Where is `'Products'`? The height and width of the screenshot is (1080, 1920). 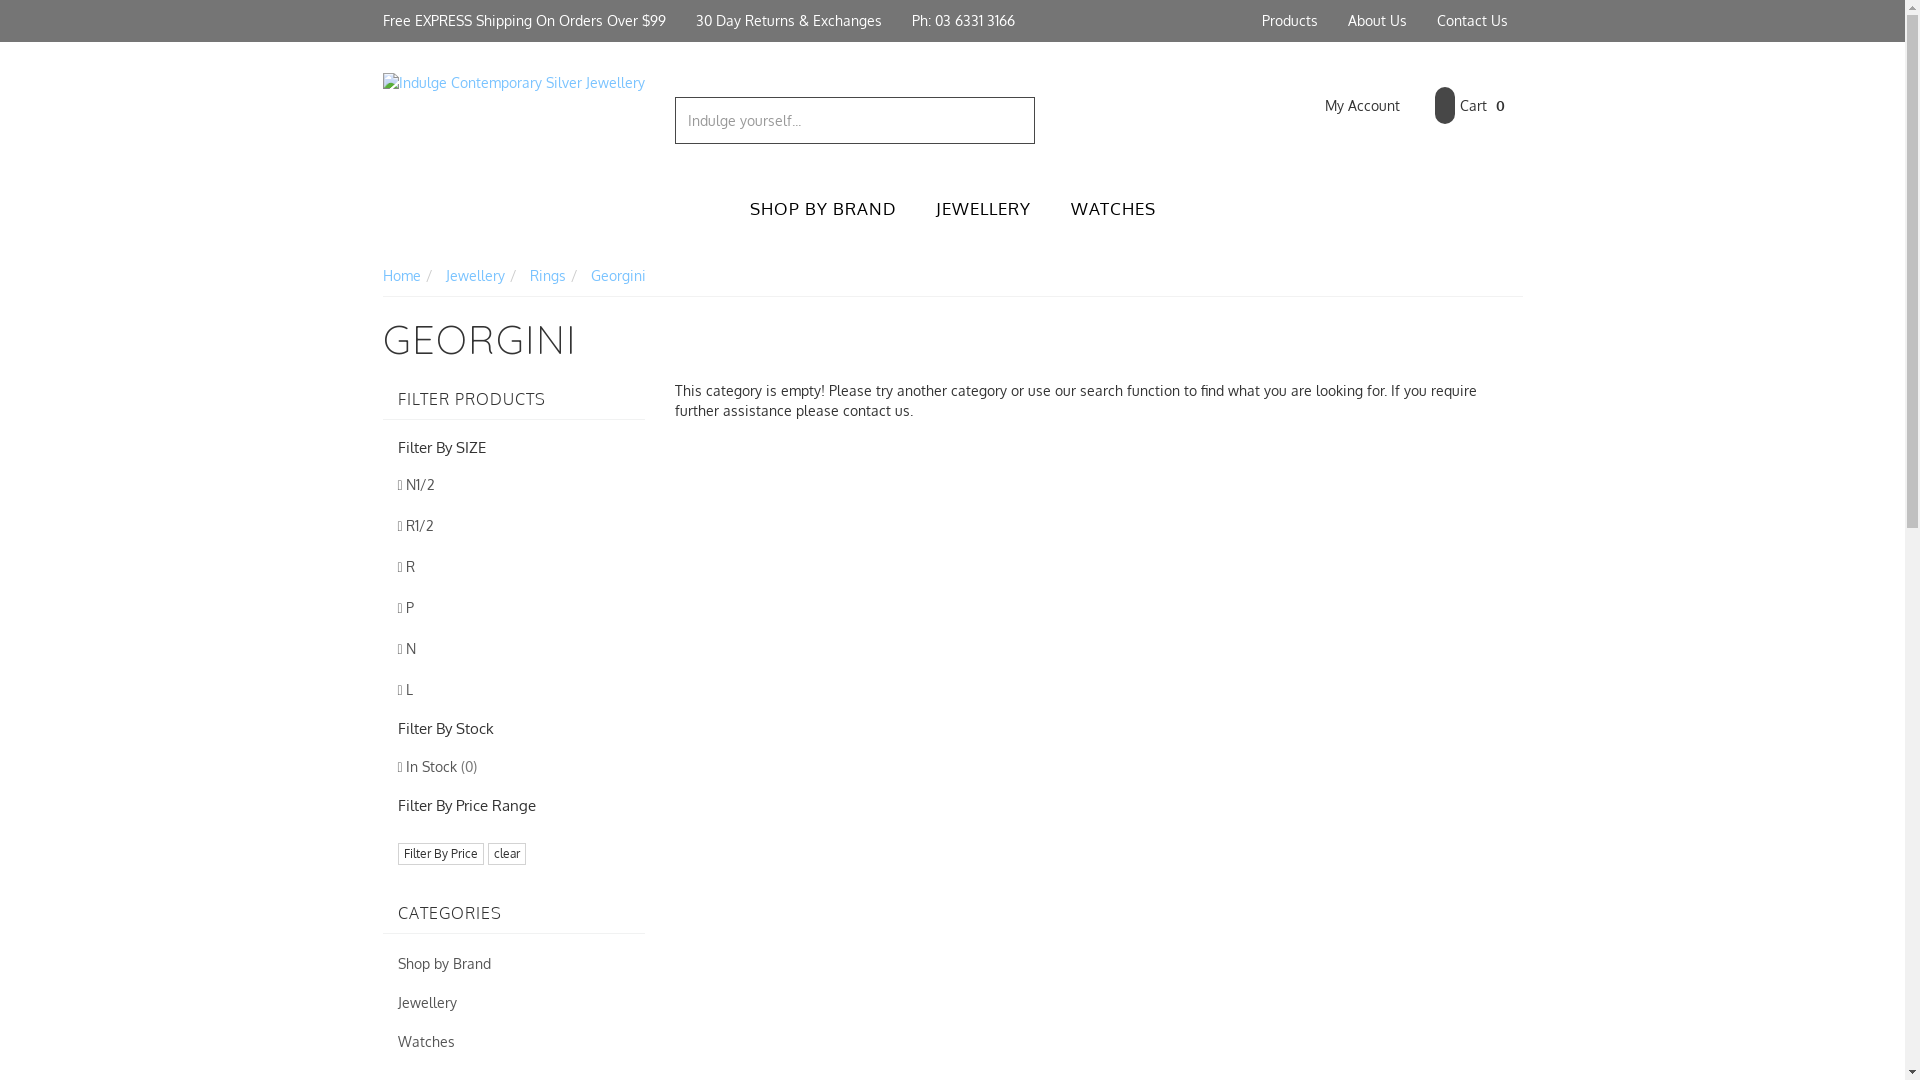 'Products' is located at coordinates (1289, 20).